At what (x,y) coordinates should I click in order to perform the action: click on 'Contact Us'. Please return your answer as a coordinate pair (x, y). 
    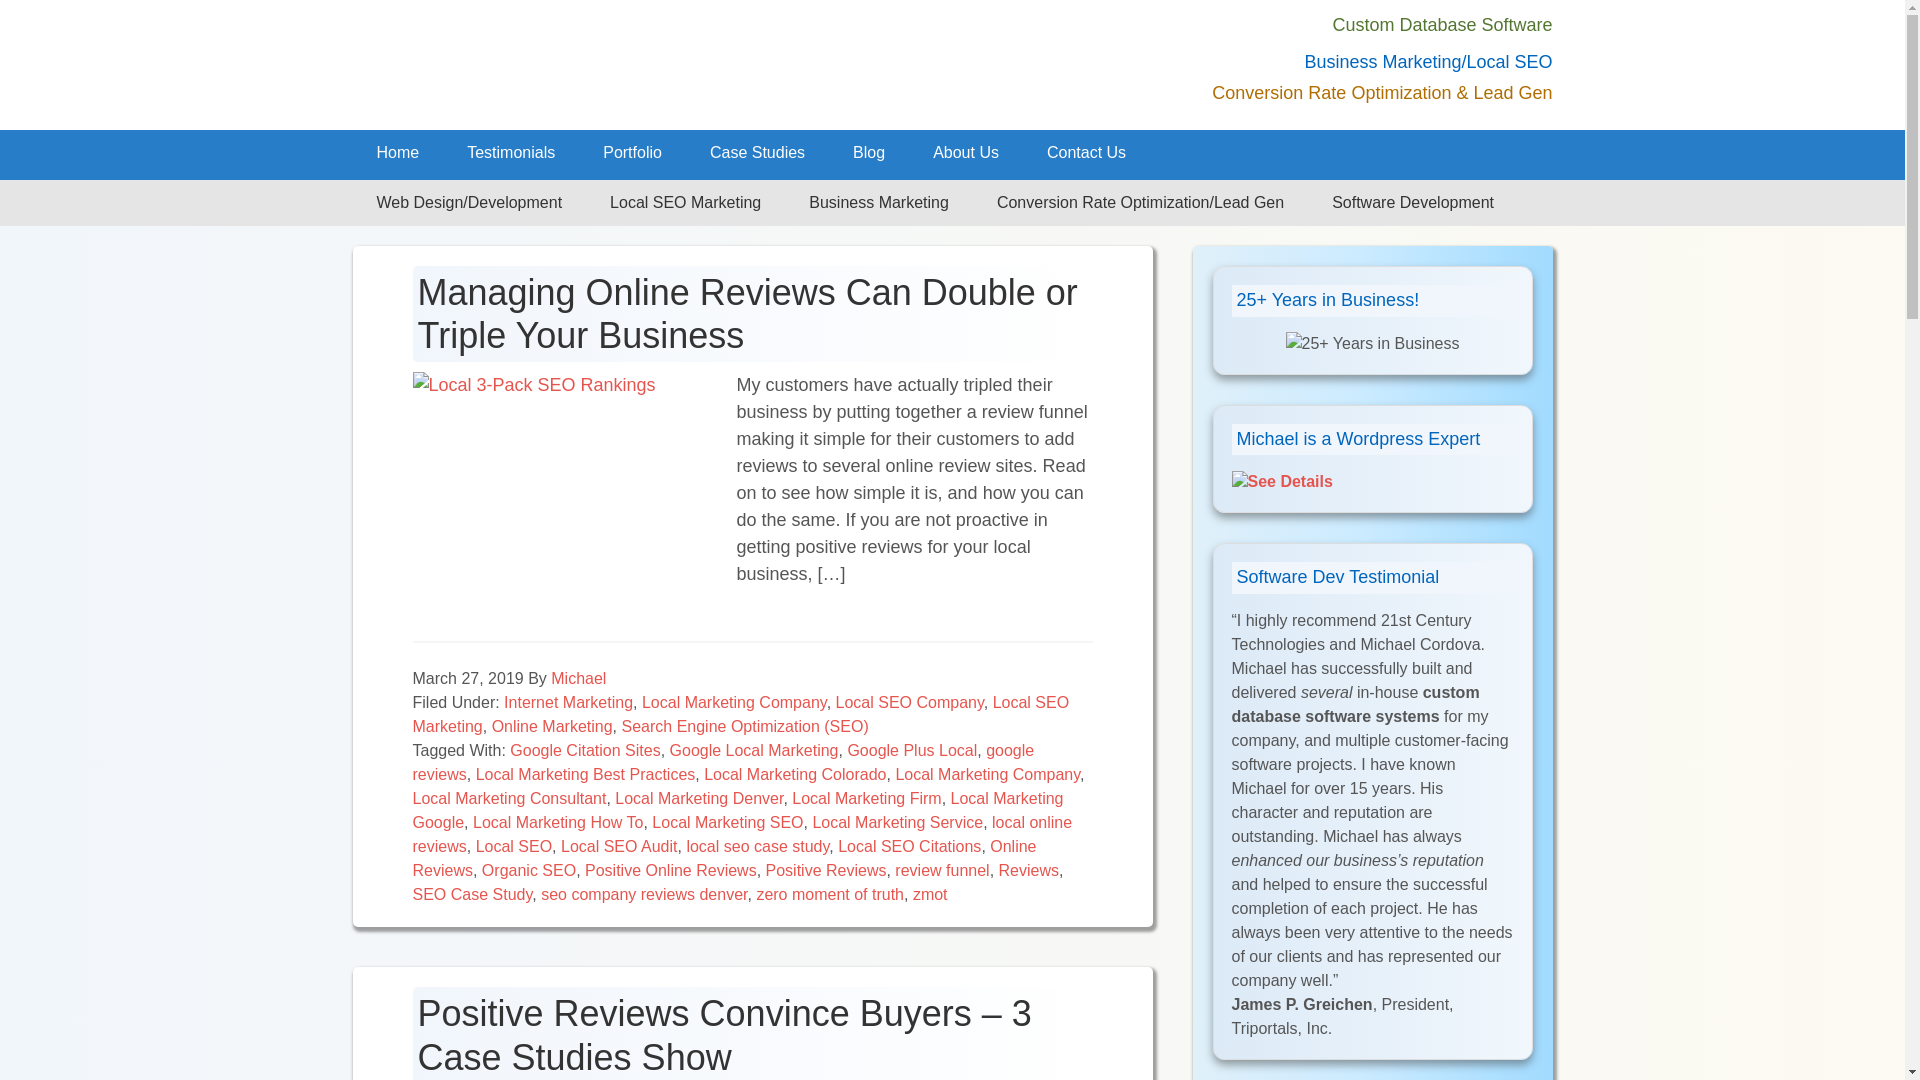
    Looking at the image, I should click on (1085, 152).